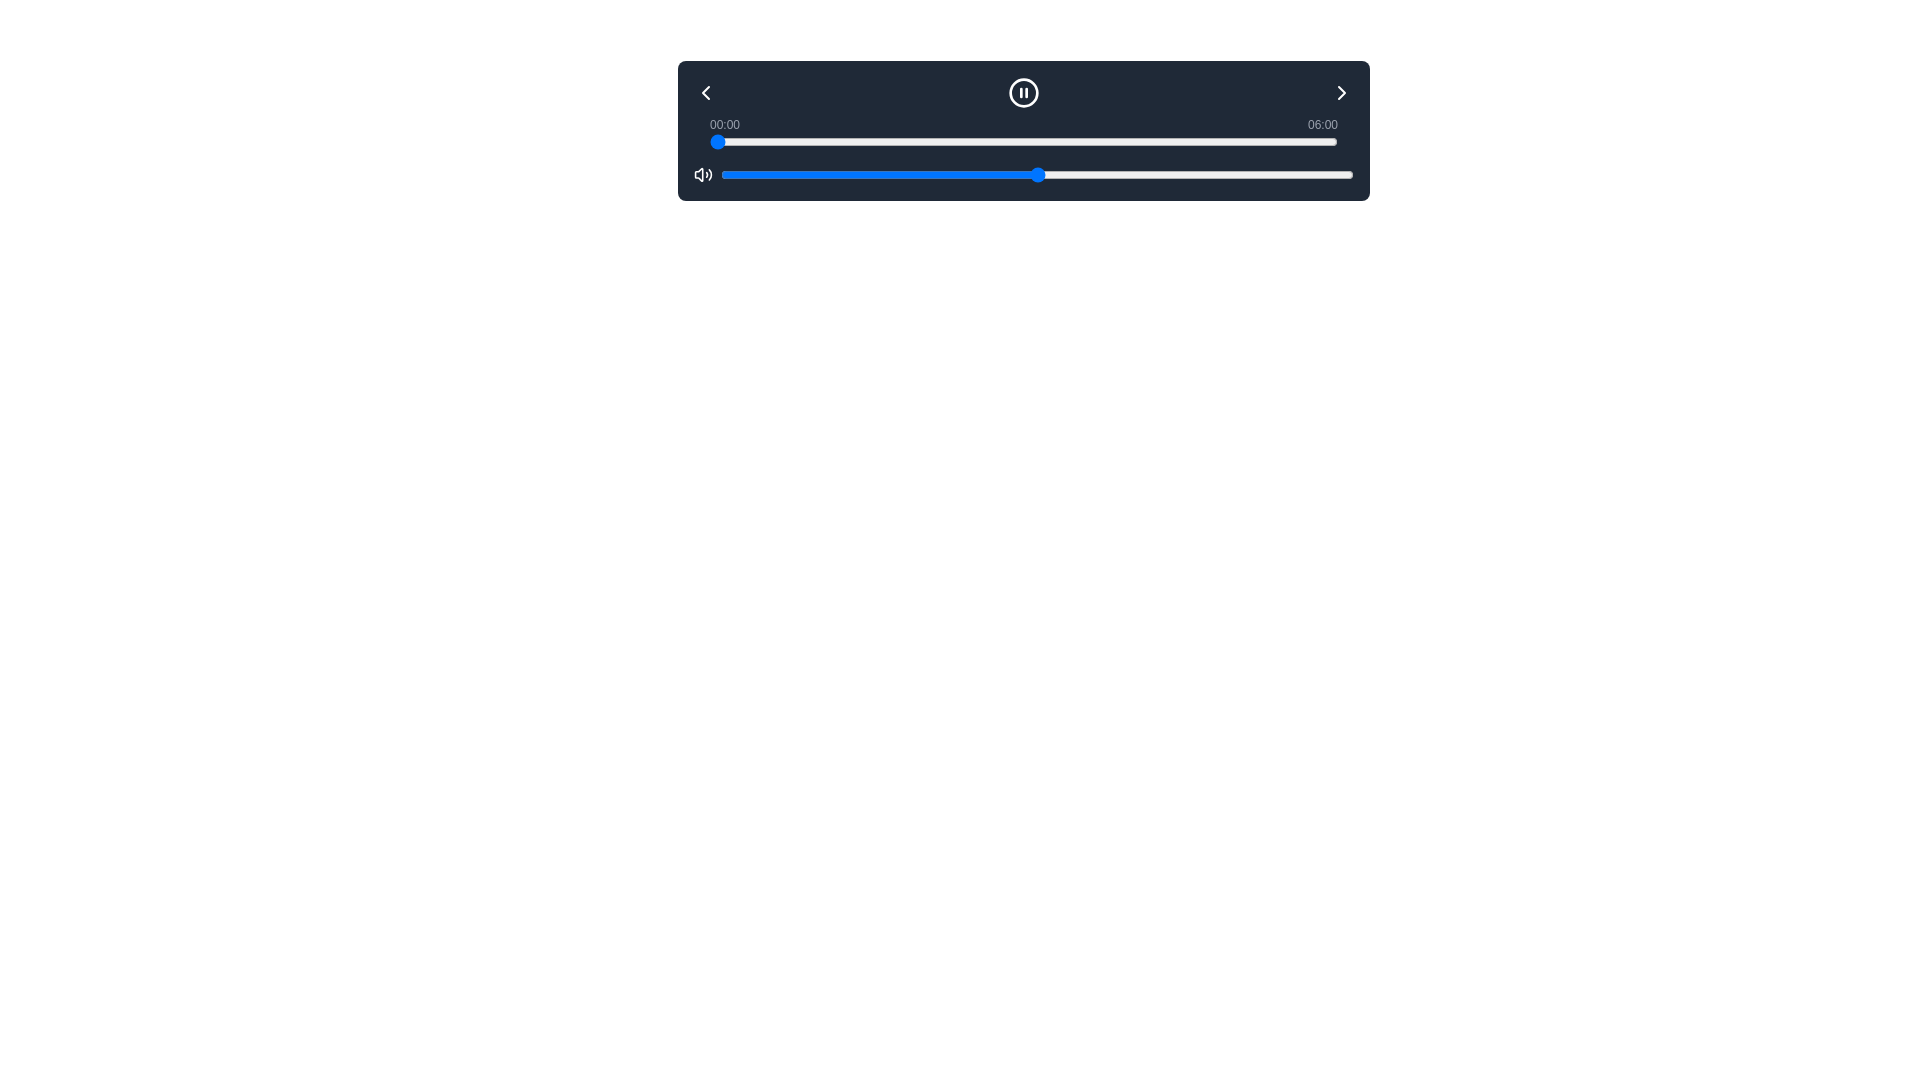 The height and width of the screenshot is (1080, 1920). Describe the element at coordinates (1106, 173) in the screenshot. I see `volume` at that location.